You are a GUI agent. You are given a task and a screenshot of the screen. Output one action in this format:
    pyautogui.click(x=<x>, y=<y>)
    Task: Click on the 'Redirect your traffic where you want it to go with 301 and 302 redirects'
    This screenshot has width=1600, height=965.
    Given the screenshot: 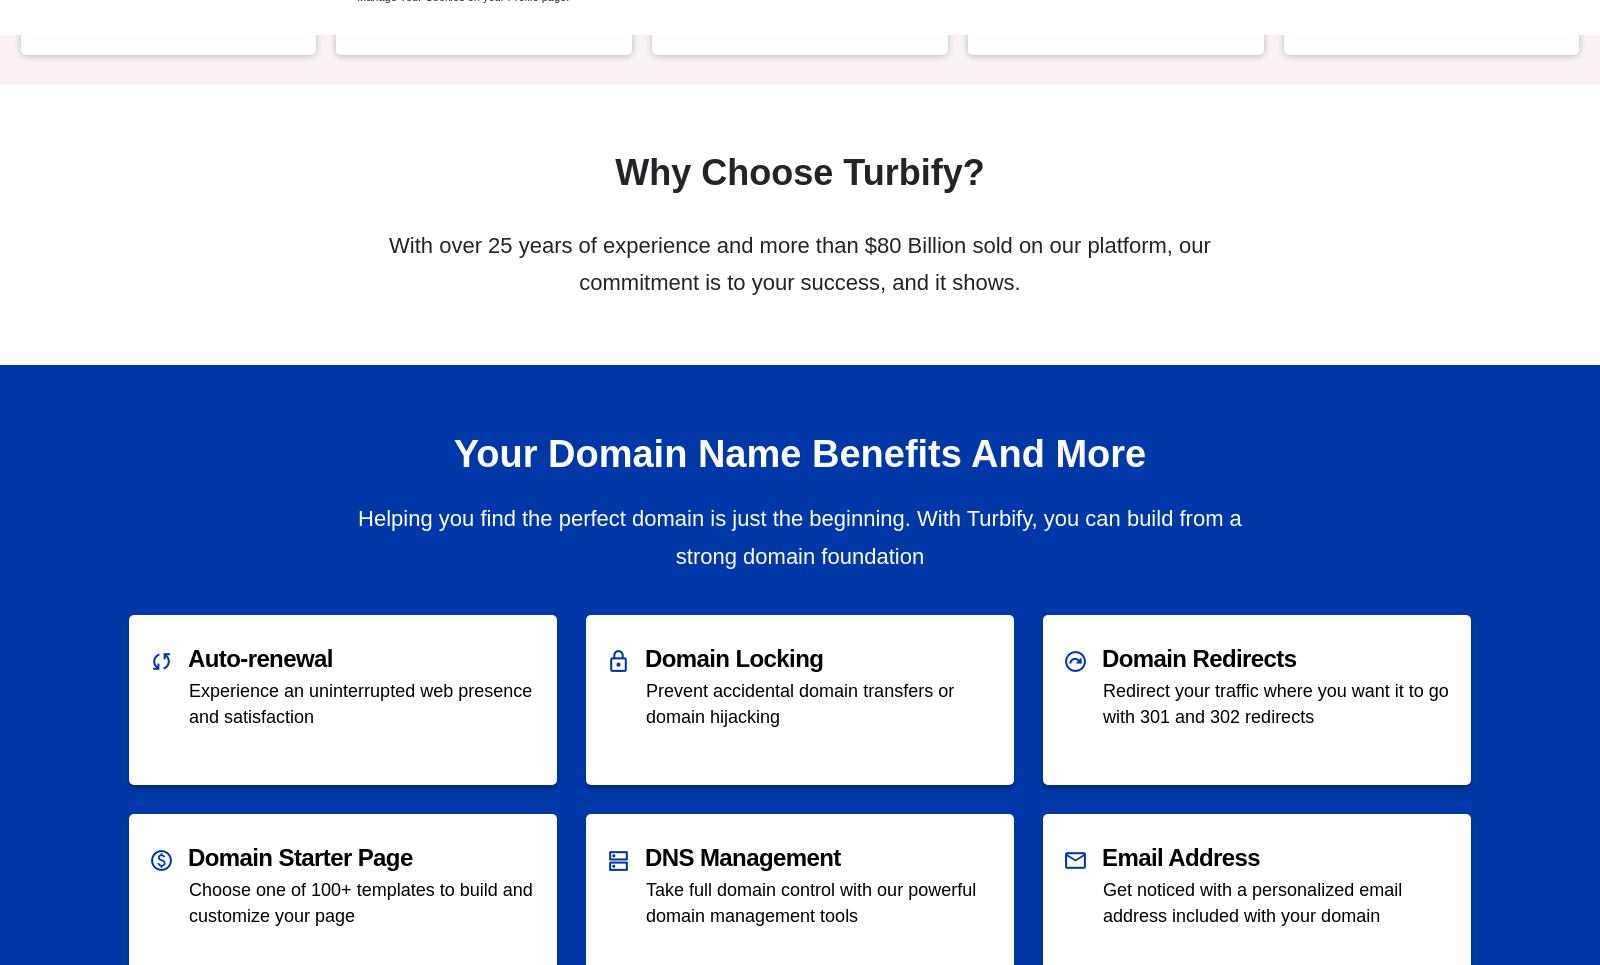 What is the action you would take?
    pyautogui.click(x=1274, y=702)
    